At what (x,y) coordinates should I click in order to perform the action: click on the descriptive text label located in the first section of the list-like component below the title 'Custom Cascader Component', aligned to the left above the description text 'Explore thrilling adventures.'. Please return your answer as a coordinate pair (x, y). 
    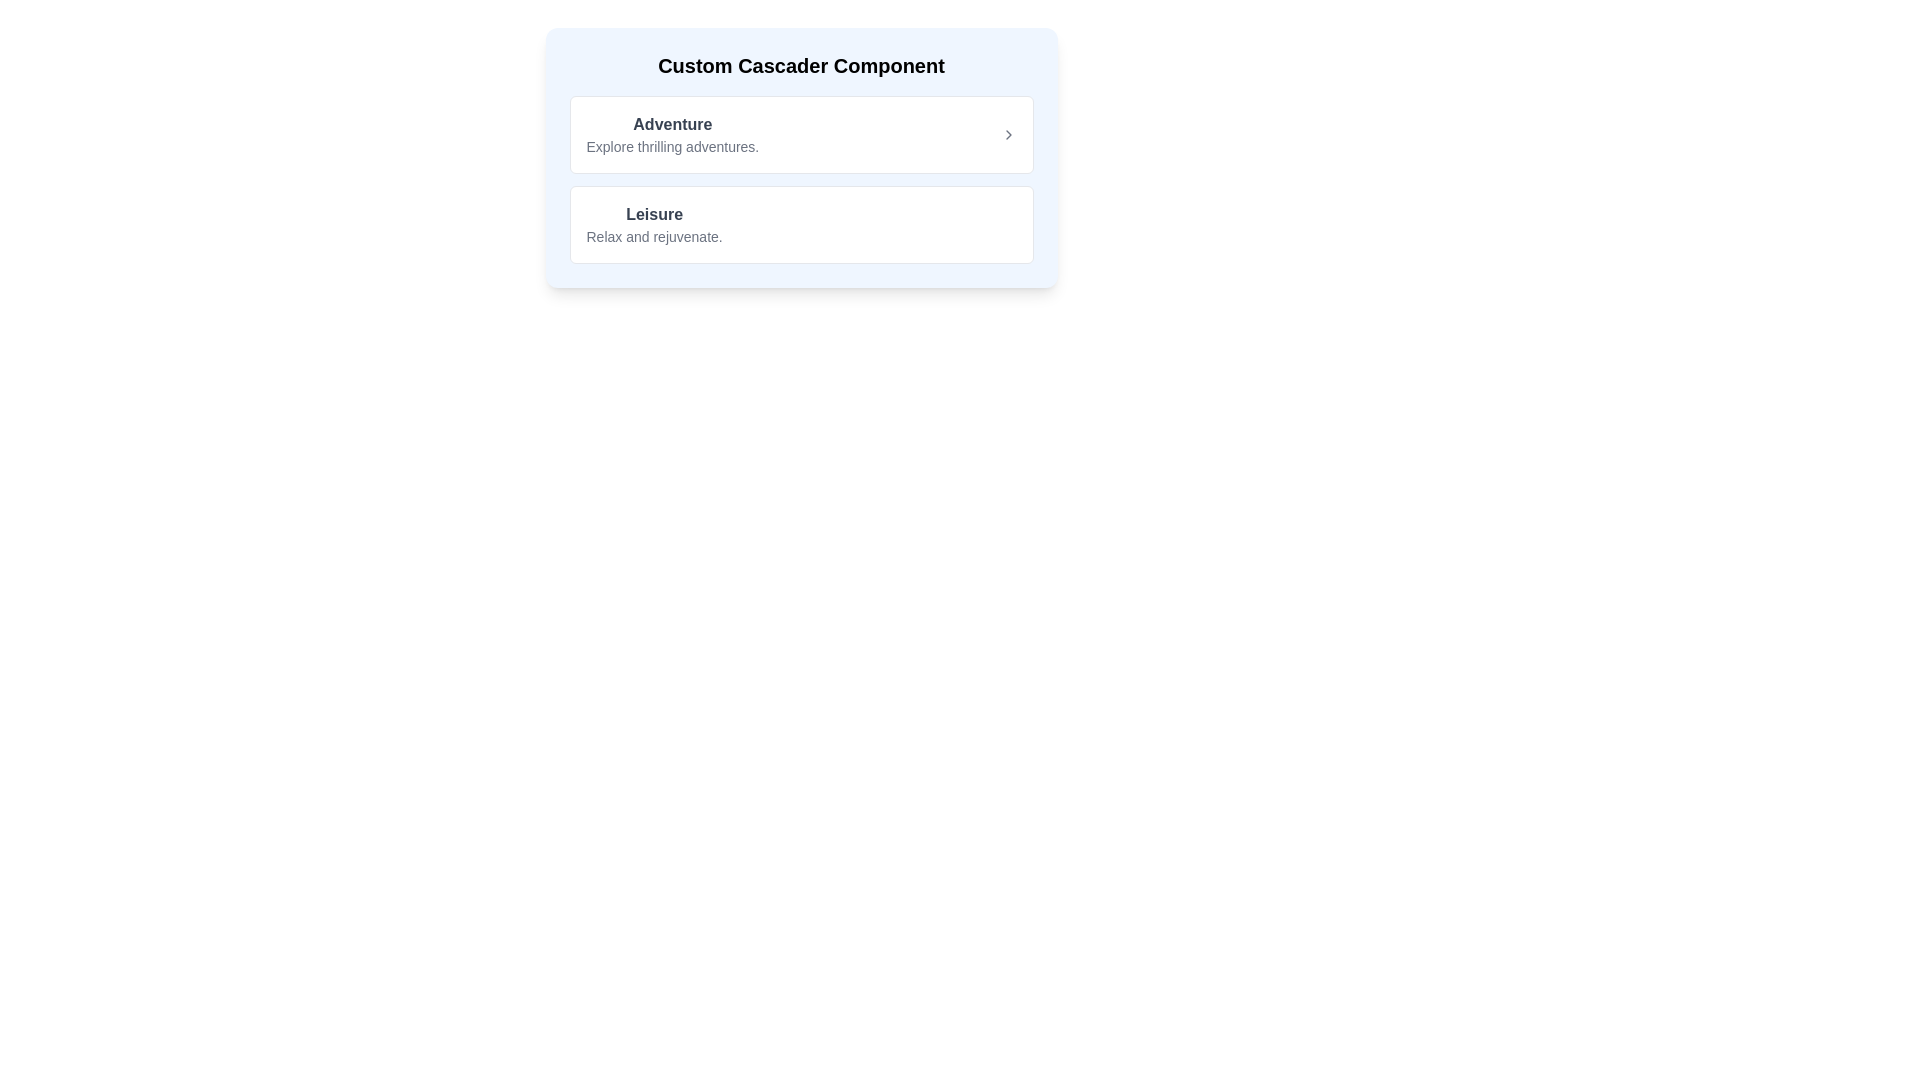
    Looking at the image, I should click on (672, 124).